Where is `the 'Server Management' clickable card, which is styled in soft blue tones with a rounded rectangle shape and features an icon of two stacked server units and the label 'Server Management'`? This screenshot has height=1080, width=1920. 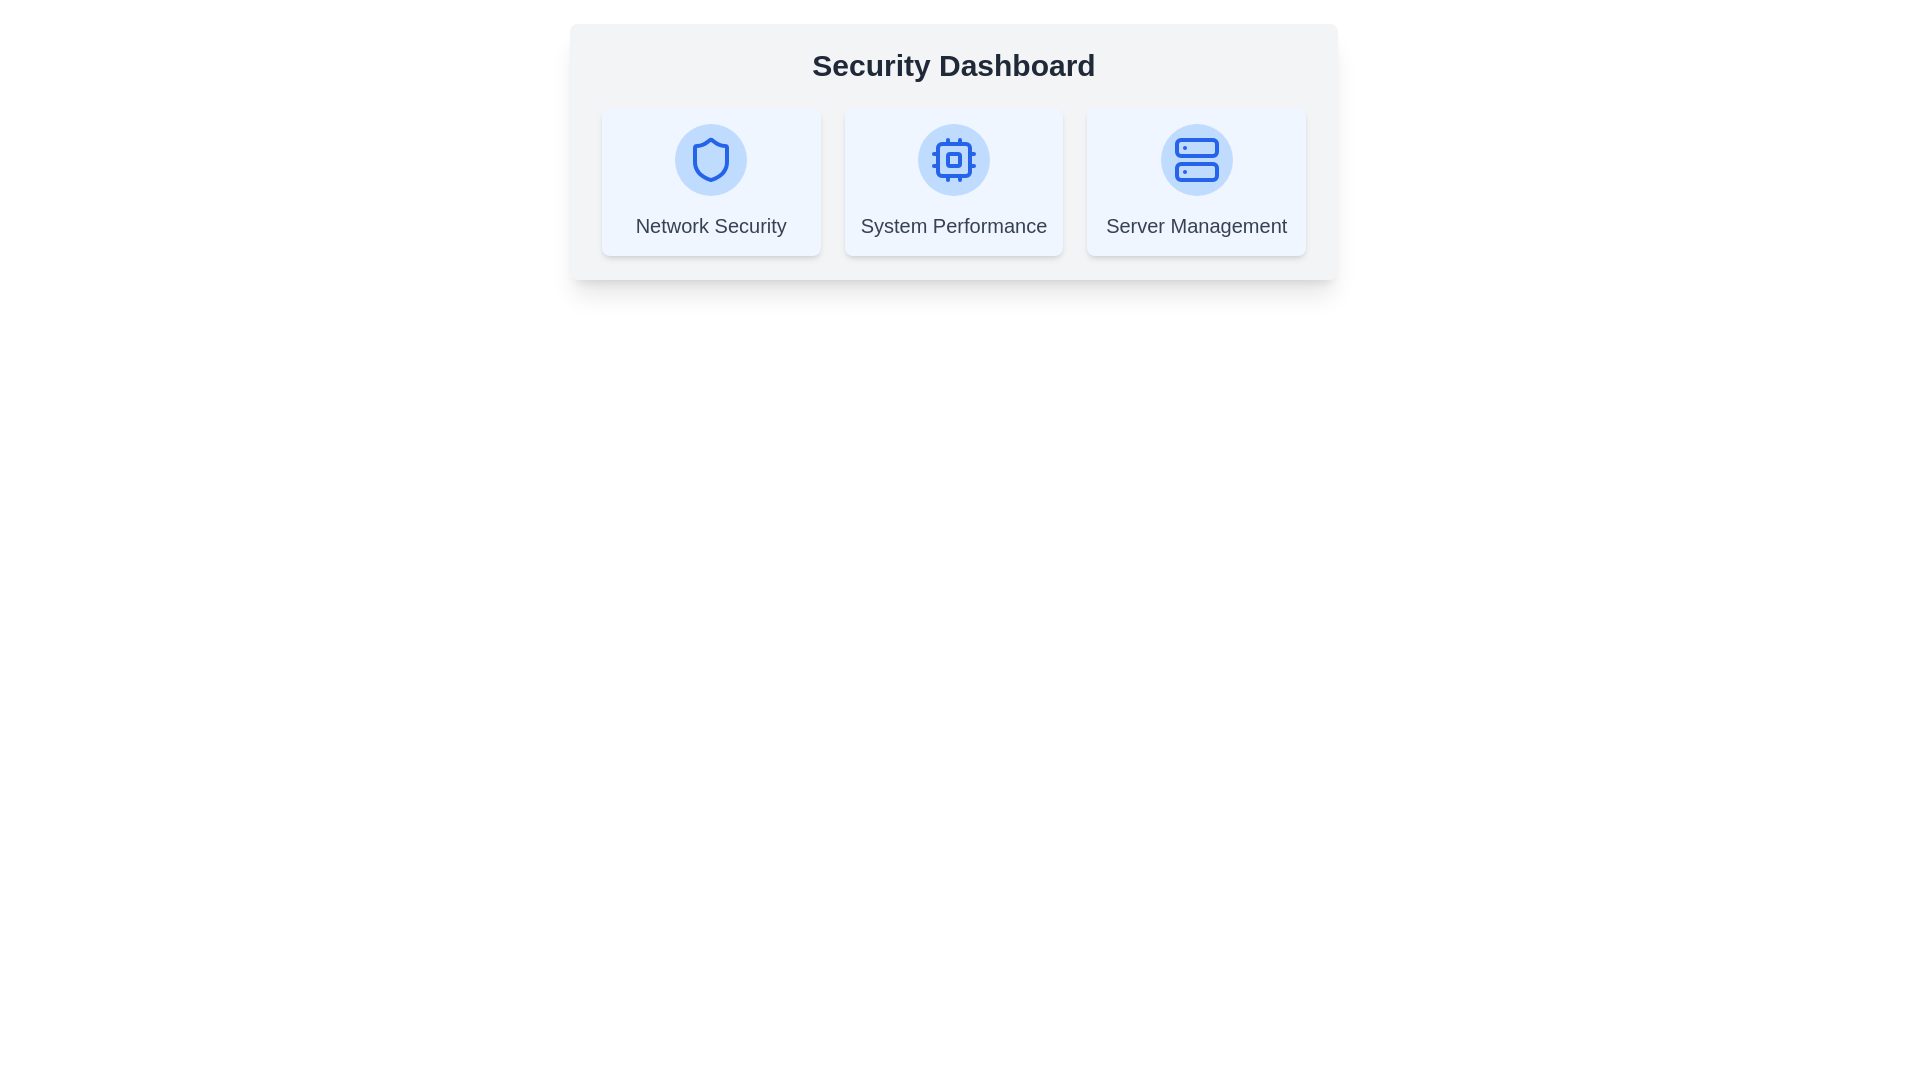 the 'Server Management' clickable card, which is styled in soft blue tones with a rounded rectangle shape and features an icon of two stacked server units and the label 'Server Management' is located at coordinates (1196, 181).